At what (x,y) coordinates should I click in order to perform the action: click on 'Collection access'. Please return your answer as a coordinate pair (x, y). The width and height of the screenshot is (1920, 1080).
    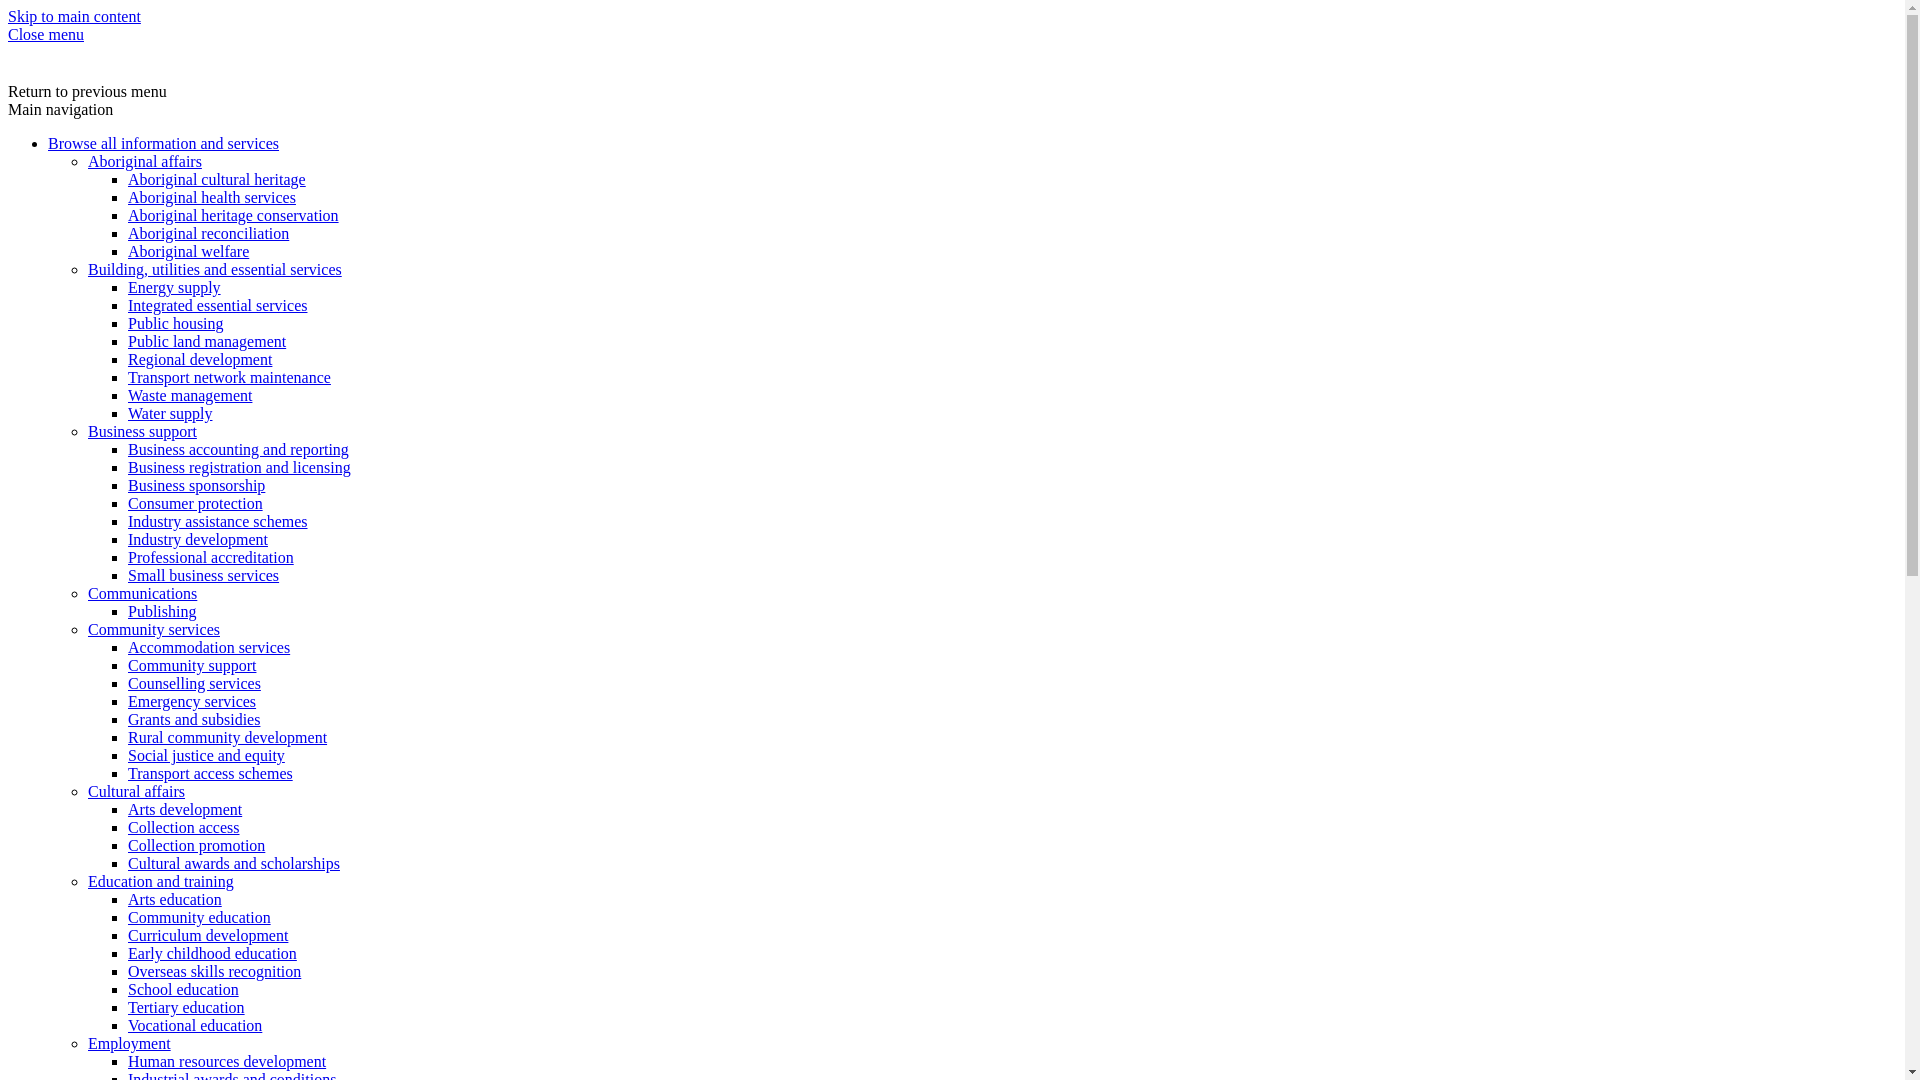
    Looking at the image, I should click on (183, 827).